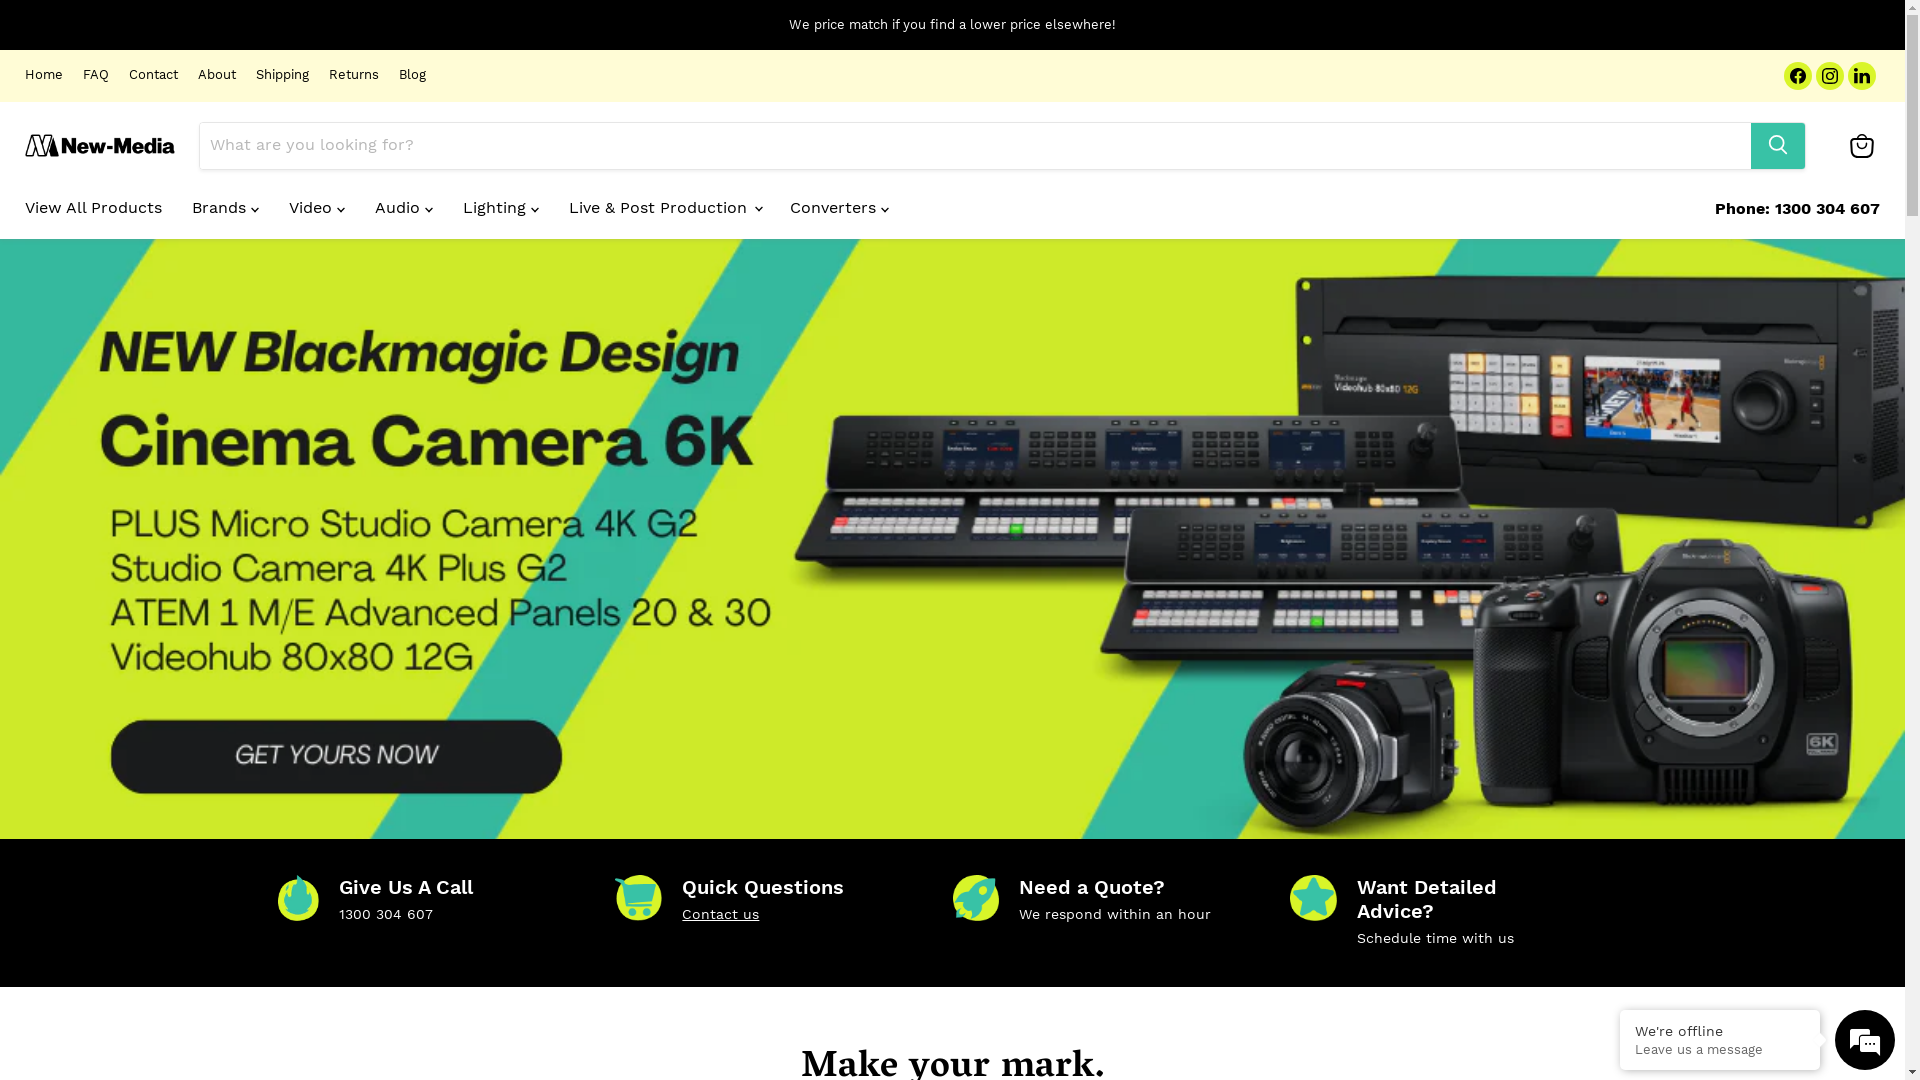 Image resolution: width=1920 pixels, height=1080 pixels. What do you see at coordinates (281, 74) in the screenshot?
I see `'Shipping'` at bounding box center [281, 74].